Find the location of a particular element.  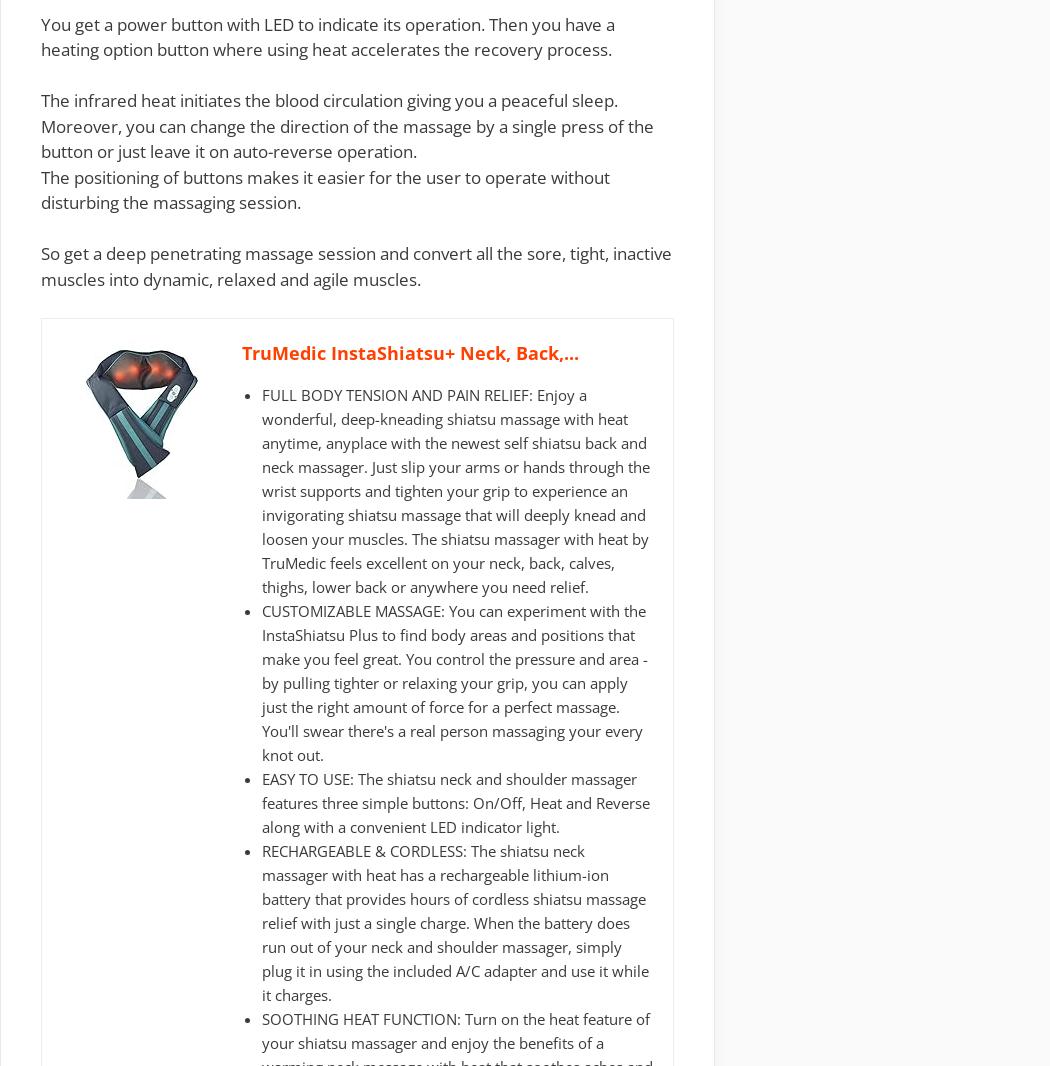

'RECHARGEABLE & CORDLESS: The shiatsu neck massager with heat has a rechargeable lithium-ion battery that provides hours of cordless shiatsu massage relief with just a single charge. When the battery does run out of your neck and shoulder massager, simply plug it in using the included A/C adapter and use it while it charges.' is located at coordinates (455, 921).